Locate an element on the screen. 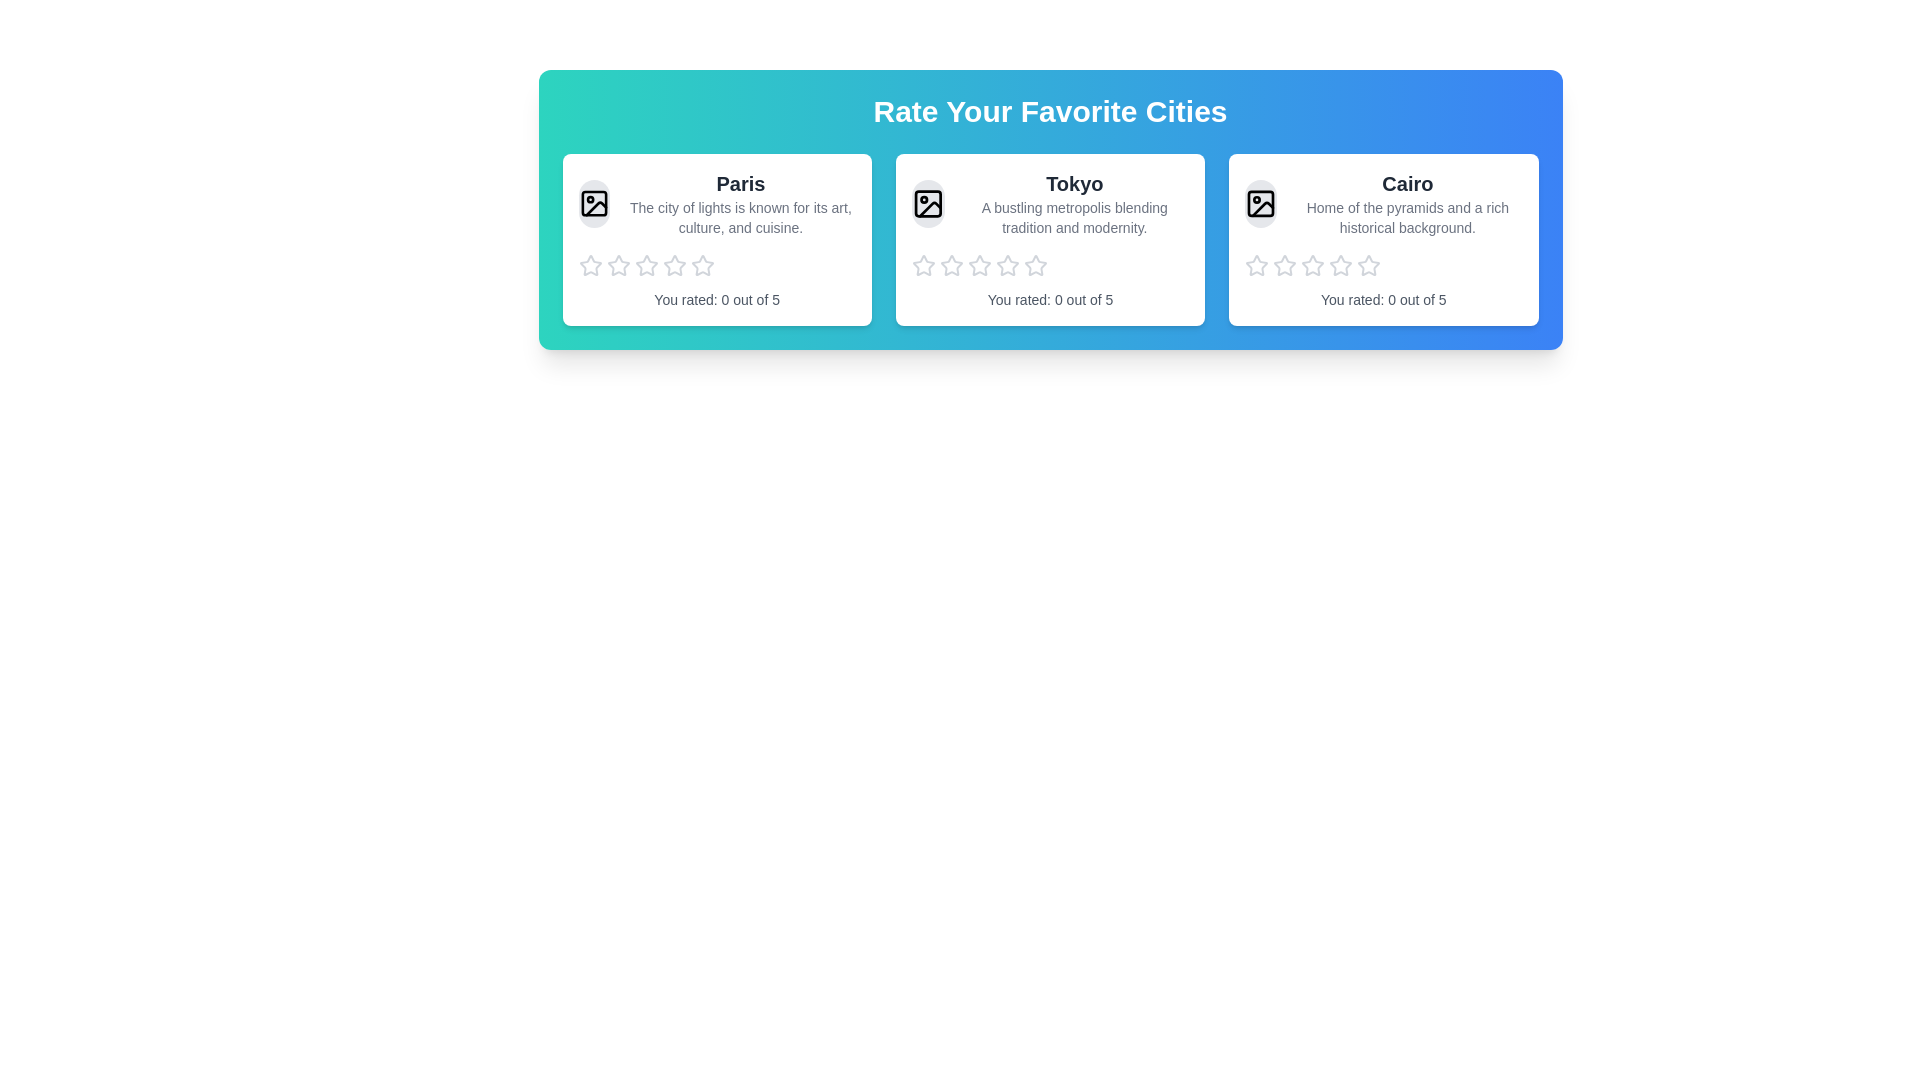 This screenshot has height=1080, width=1920. the first gray star icon under the 'Rate Your Favorite Cities' heading is located at coordinates (589, 264).